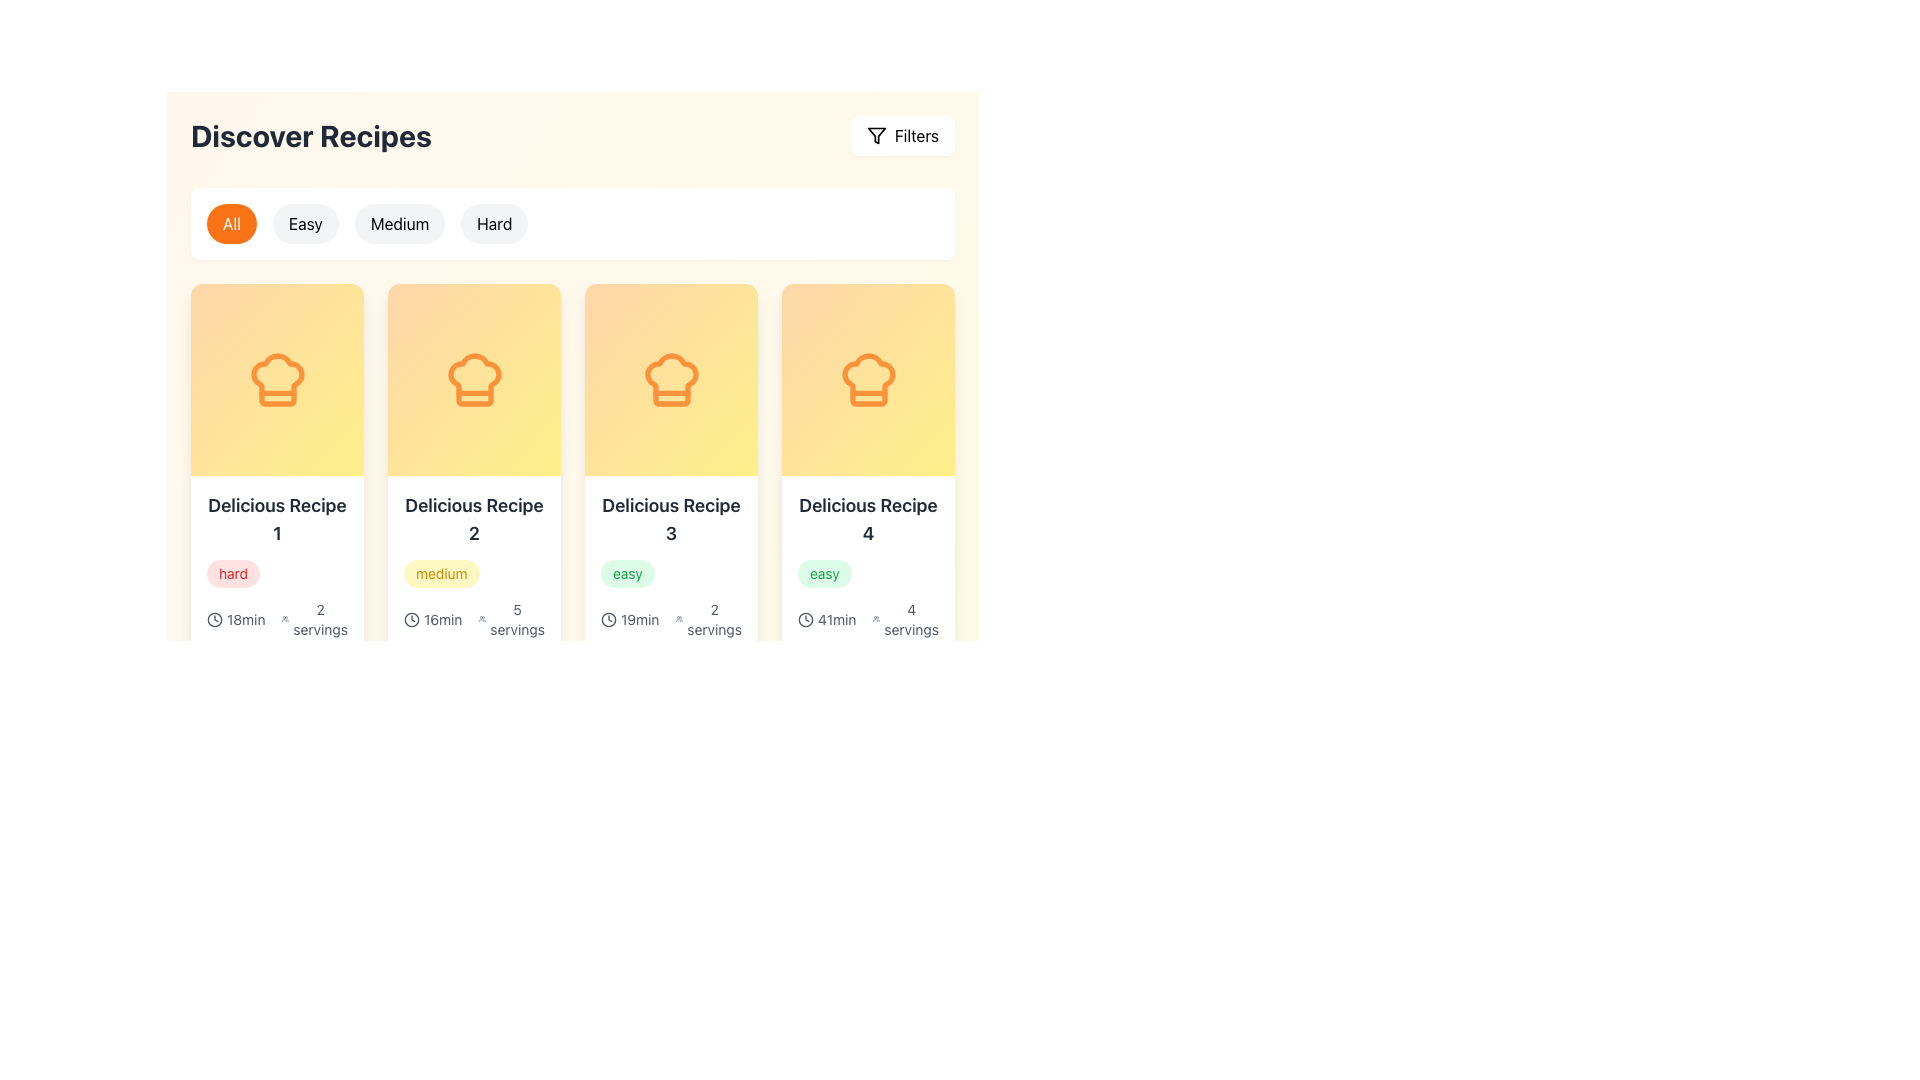  What do you see at coordinates (571, 223) in the screenshot?
I see `the first rounded button labeled 'All' in the horizontal row of filter buttons under the 'Discover Recipes' heading to make it active` at bounding box center [571, 223].